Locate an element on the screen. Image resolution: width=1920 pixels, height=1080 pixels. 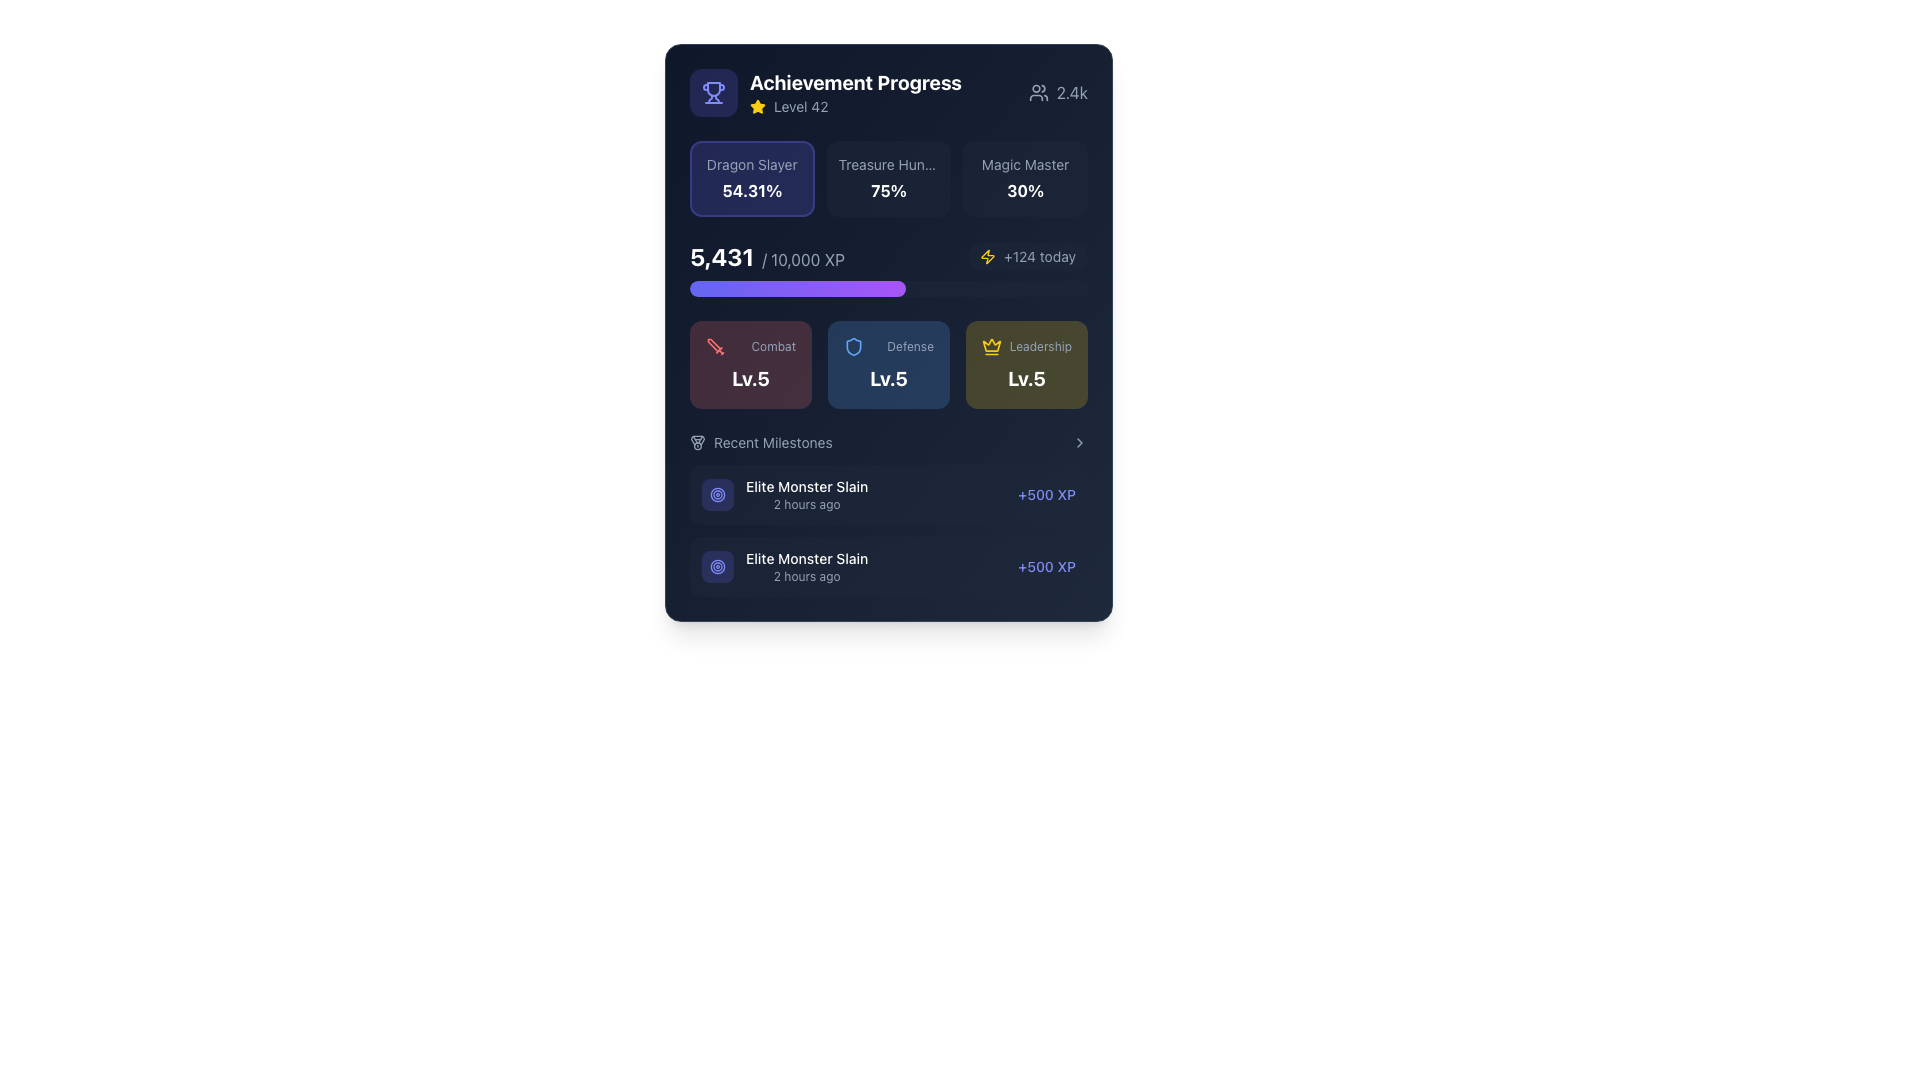
the crown icon representing the 'Leadership' category, which is styled with a dark background and is the third item in the row of category labels below the XP progress bar is located at coordinates (992, 346).